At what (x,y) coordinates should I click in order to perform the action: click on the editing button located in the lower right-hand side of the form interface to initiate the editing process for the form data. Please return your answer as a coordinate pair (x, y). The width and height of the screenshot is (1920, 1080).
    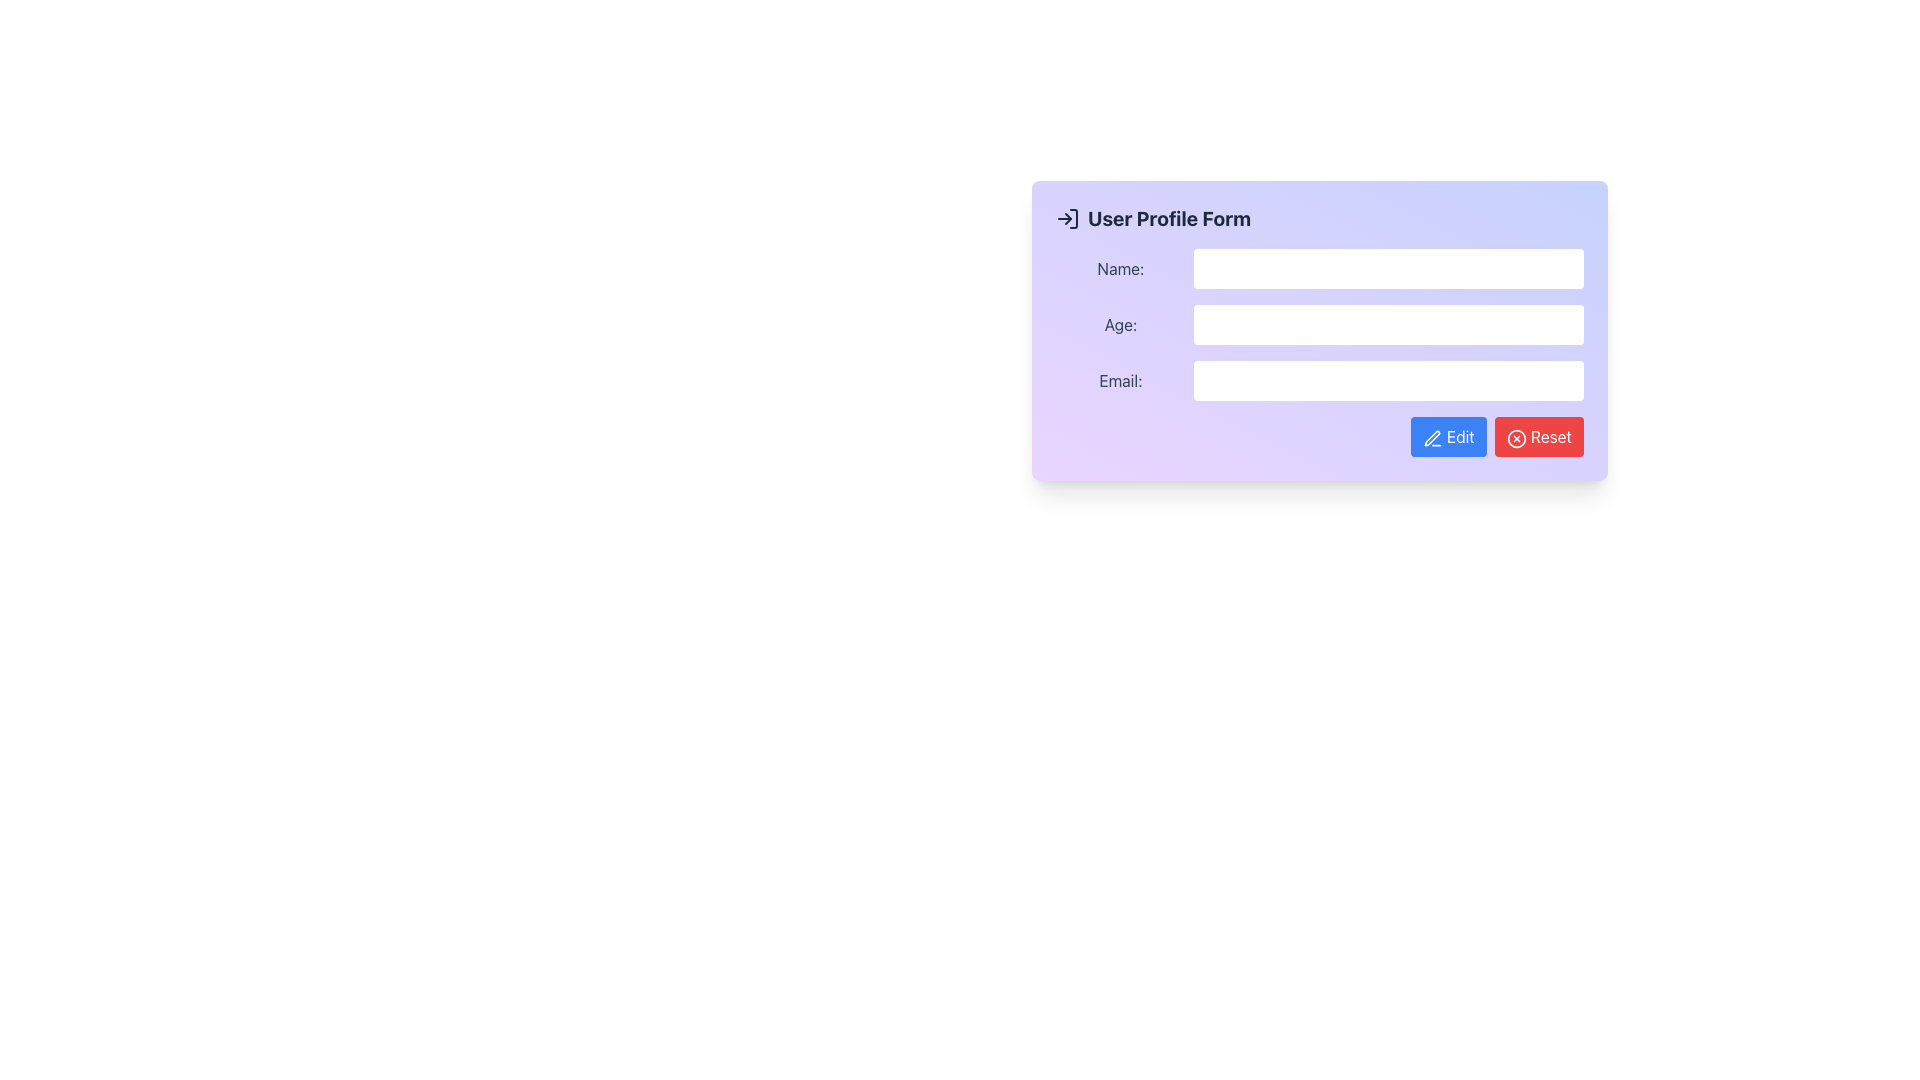
    Looking at the image, I should click on (1448, 435).